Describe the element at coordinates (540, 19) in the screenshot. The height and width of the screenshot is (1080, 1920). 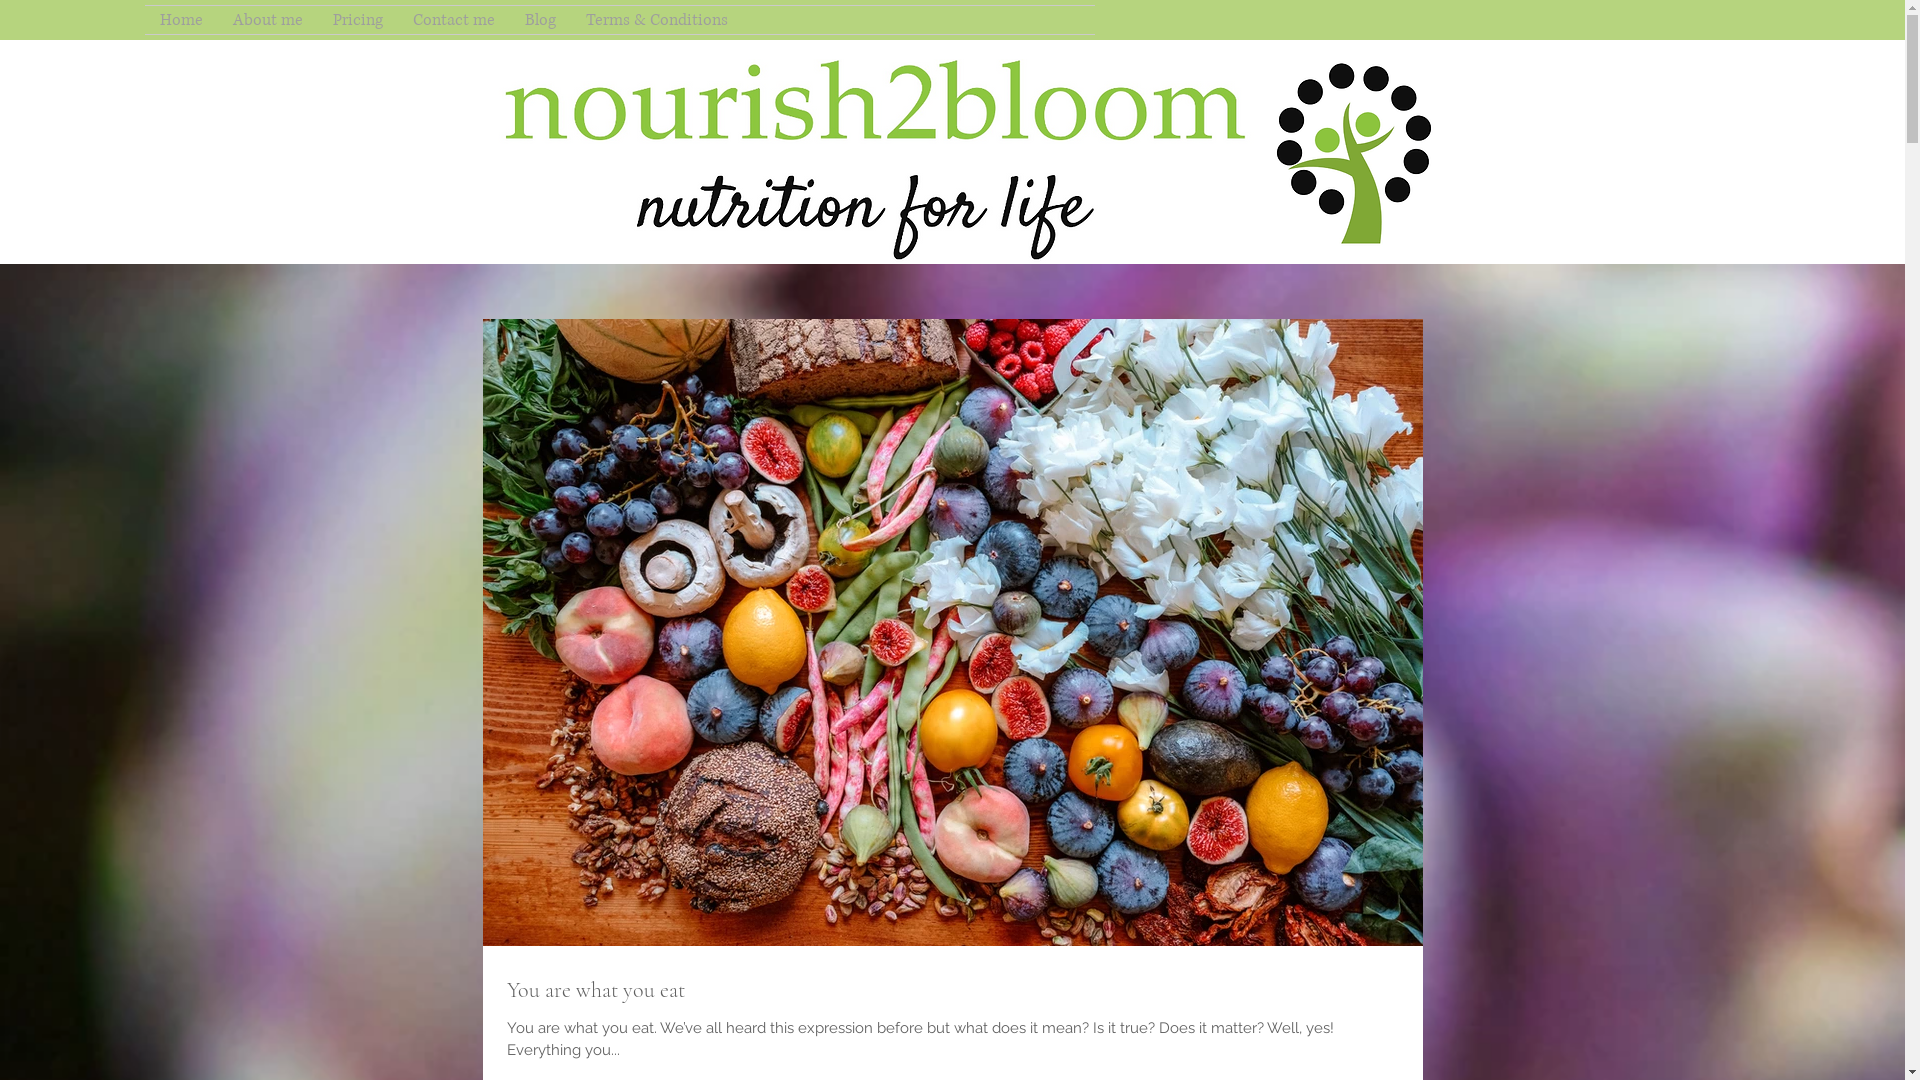
I see `'Blog'` at that location.